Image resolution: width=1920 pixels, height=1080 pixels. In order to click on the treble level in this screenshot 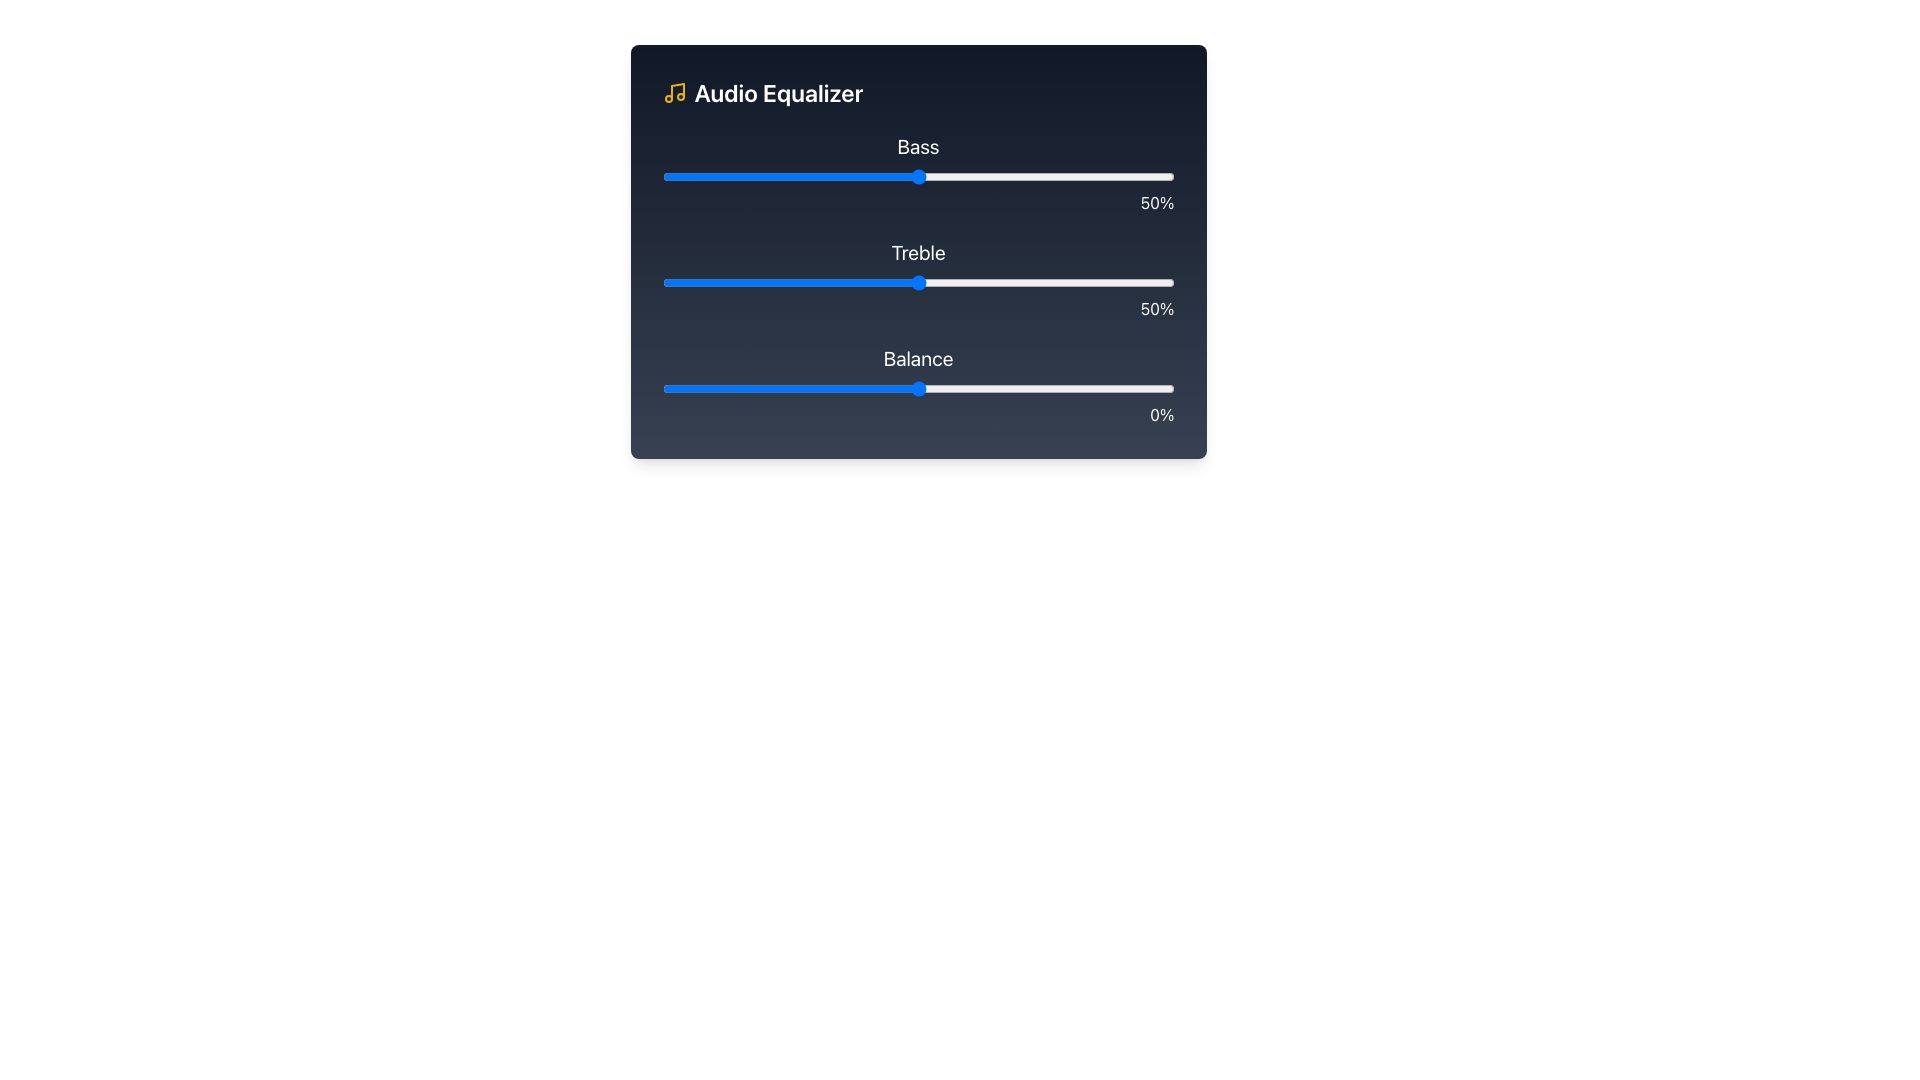, I will do `click(886, 282)`.